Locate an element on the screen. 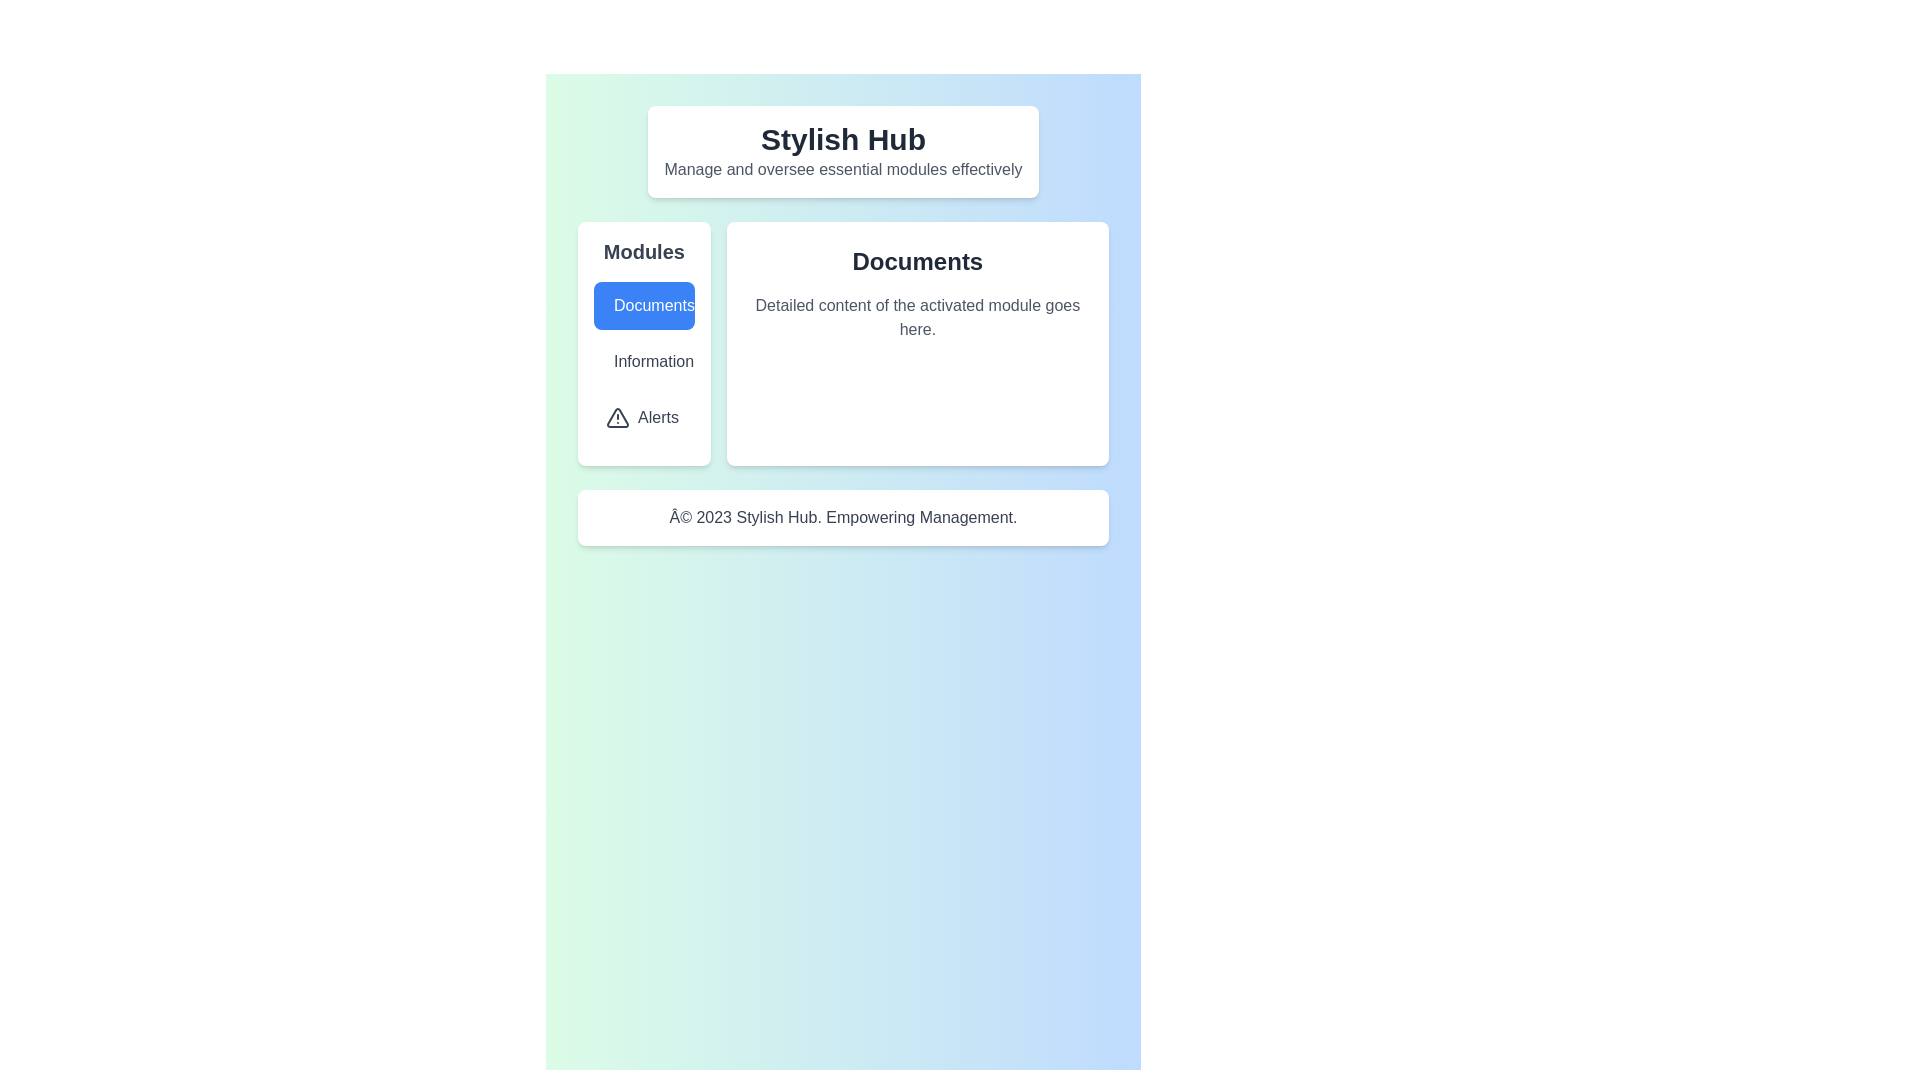  the 'Alerts' button in the 'Modules' list located in the left column of the interface is located at coordinates (644, 416).